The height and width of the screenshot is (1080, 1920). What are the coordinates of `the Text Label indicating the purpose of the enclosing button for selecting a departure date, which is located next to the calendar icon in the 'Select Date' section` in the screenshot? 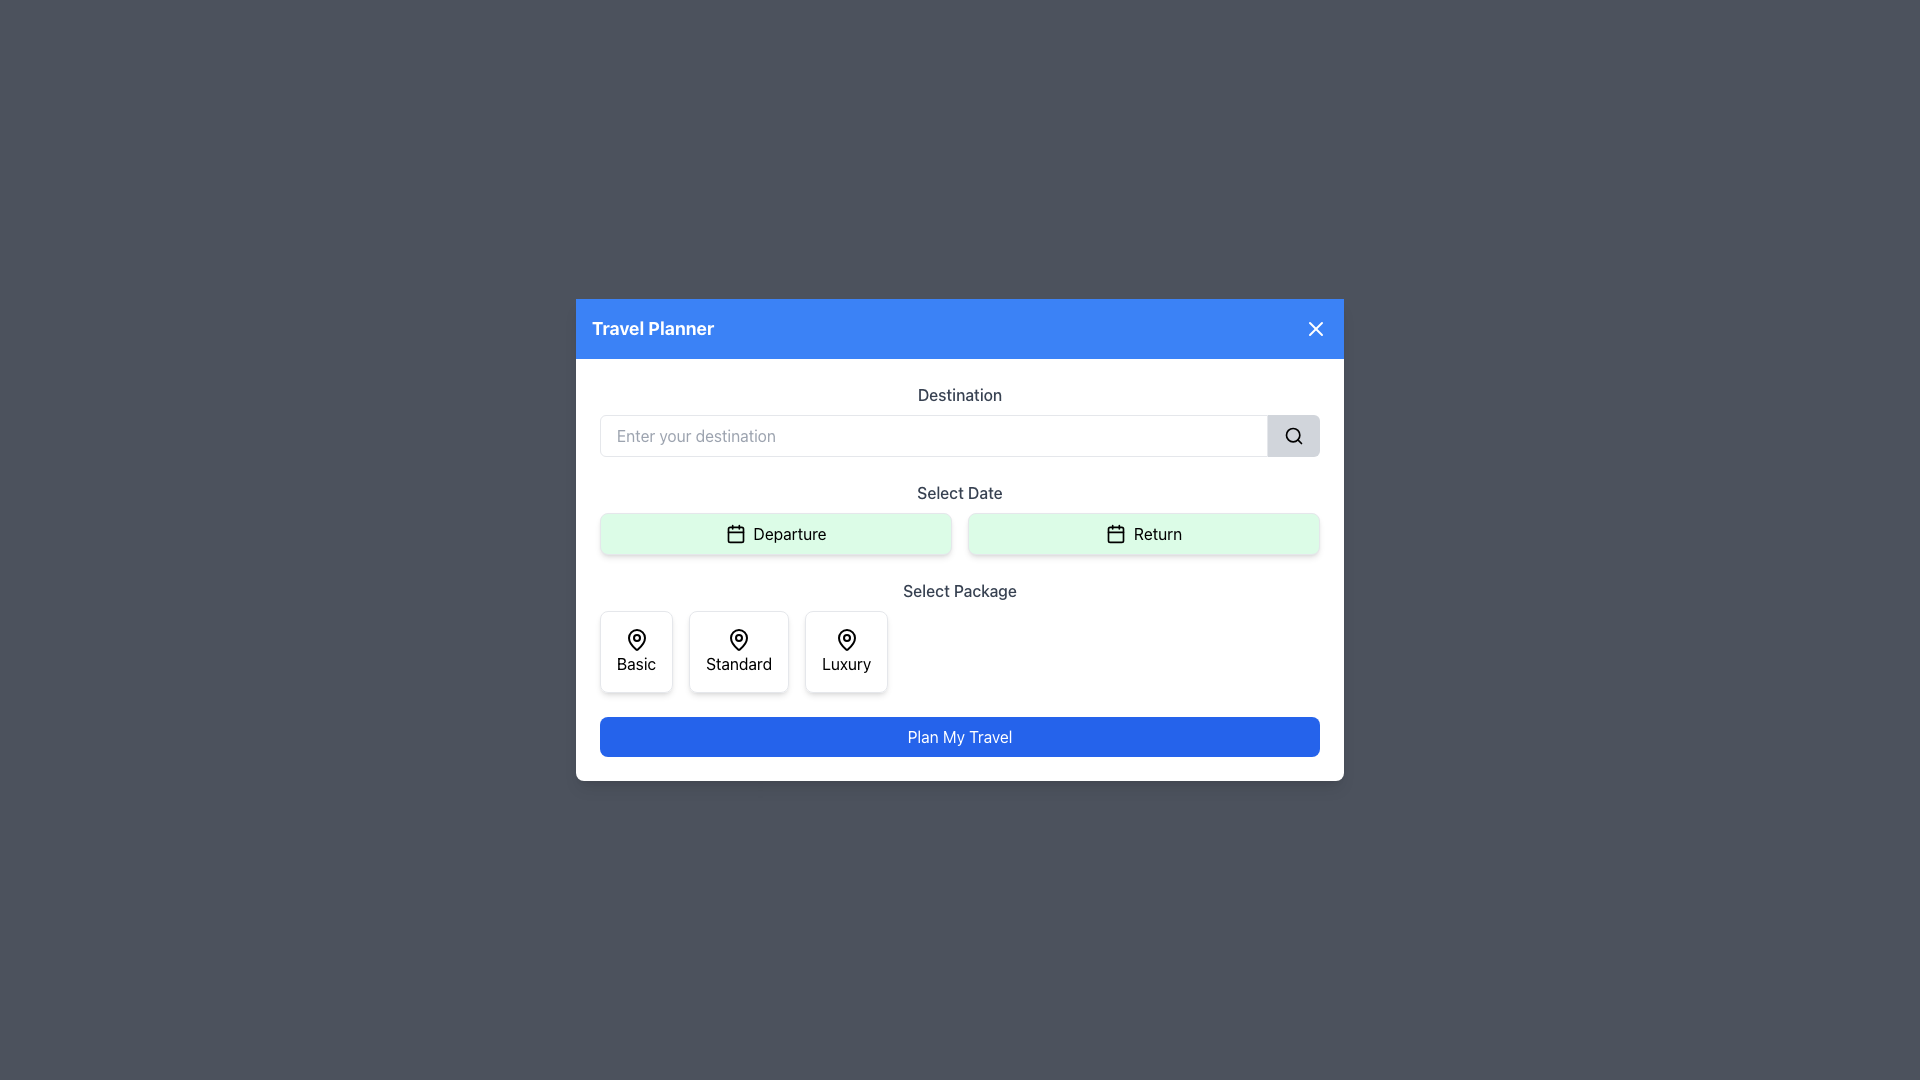 It's located at (789, 532).